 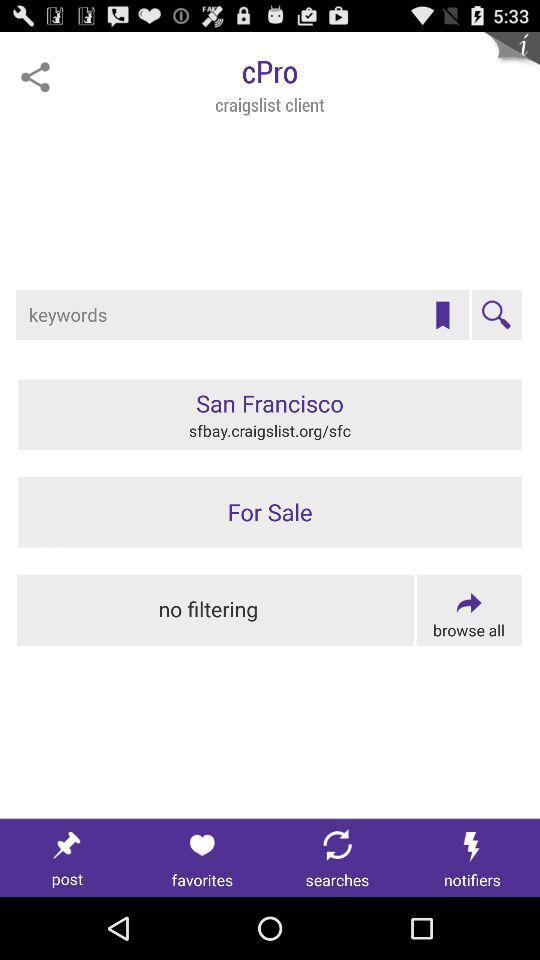 I want to click on show information, so click(x=511, y=58).